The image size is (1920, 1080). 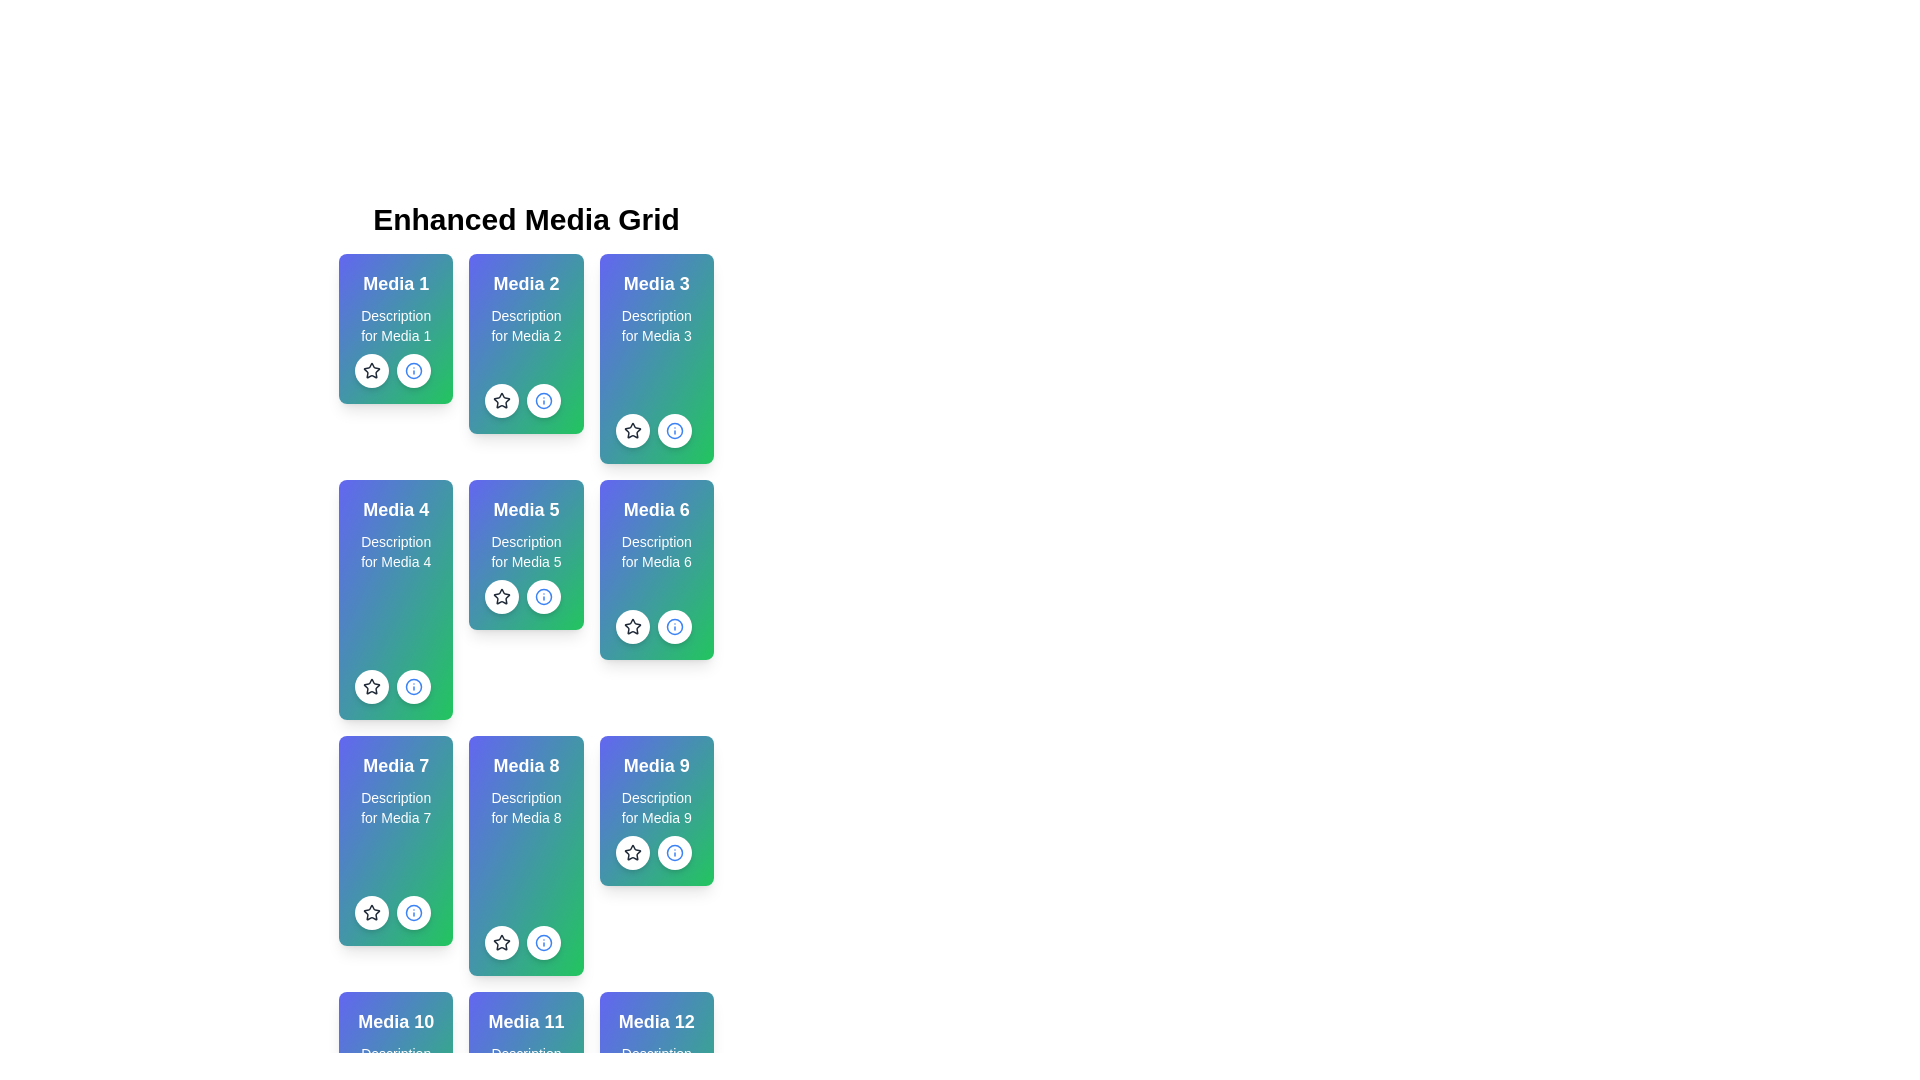 I want to click on the Text label serving as the title for the Media 12 card, located at the bottom-right of a grid layout, above the description text, so click(x=656, y=1022).